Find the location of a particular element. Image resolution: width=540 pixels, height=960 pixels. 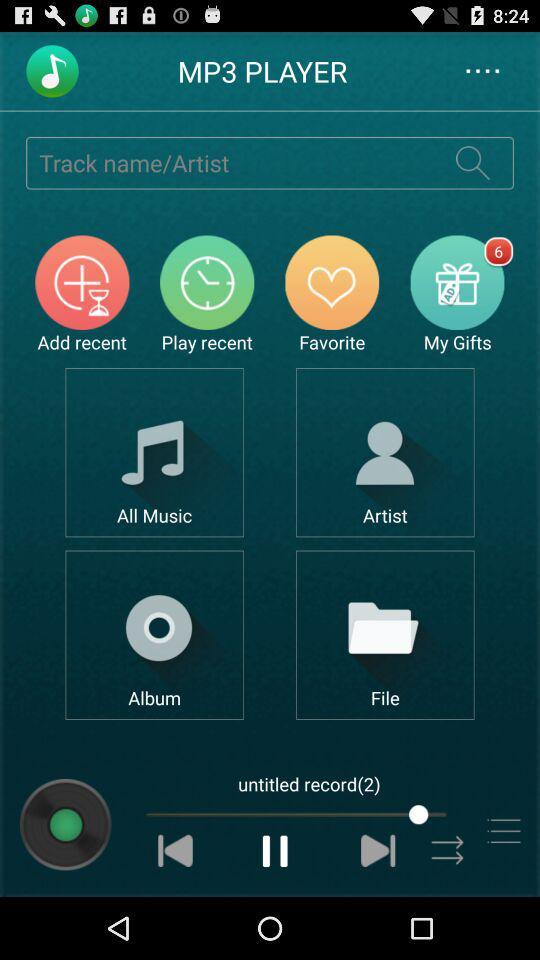

submit search is located at coordinates (472, 161).